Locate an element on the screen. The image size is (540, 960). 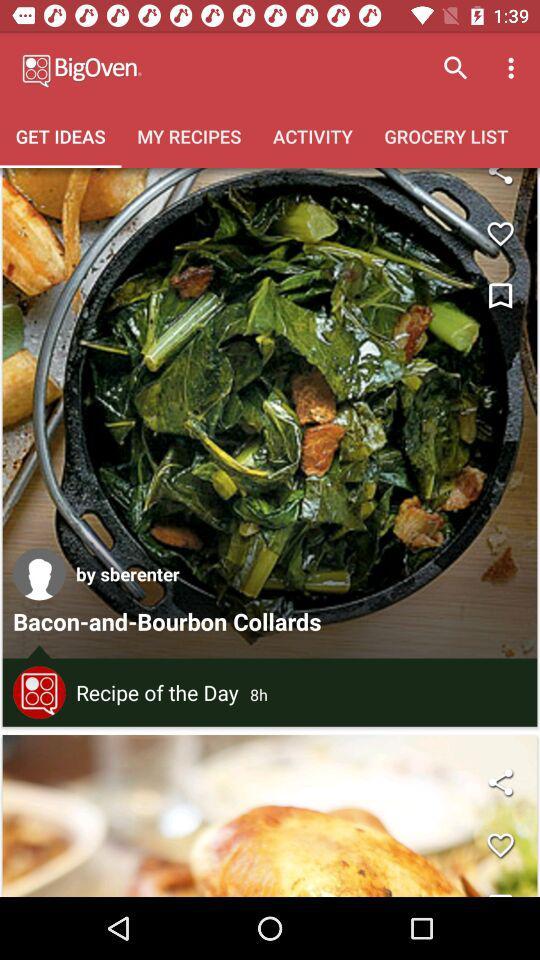
by sberenter item is located at coordinates (127, 574).